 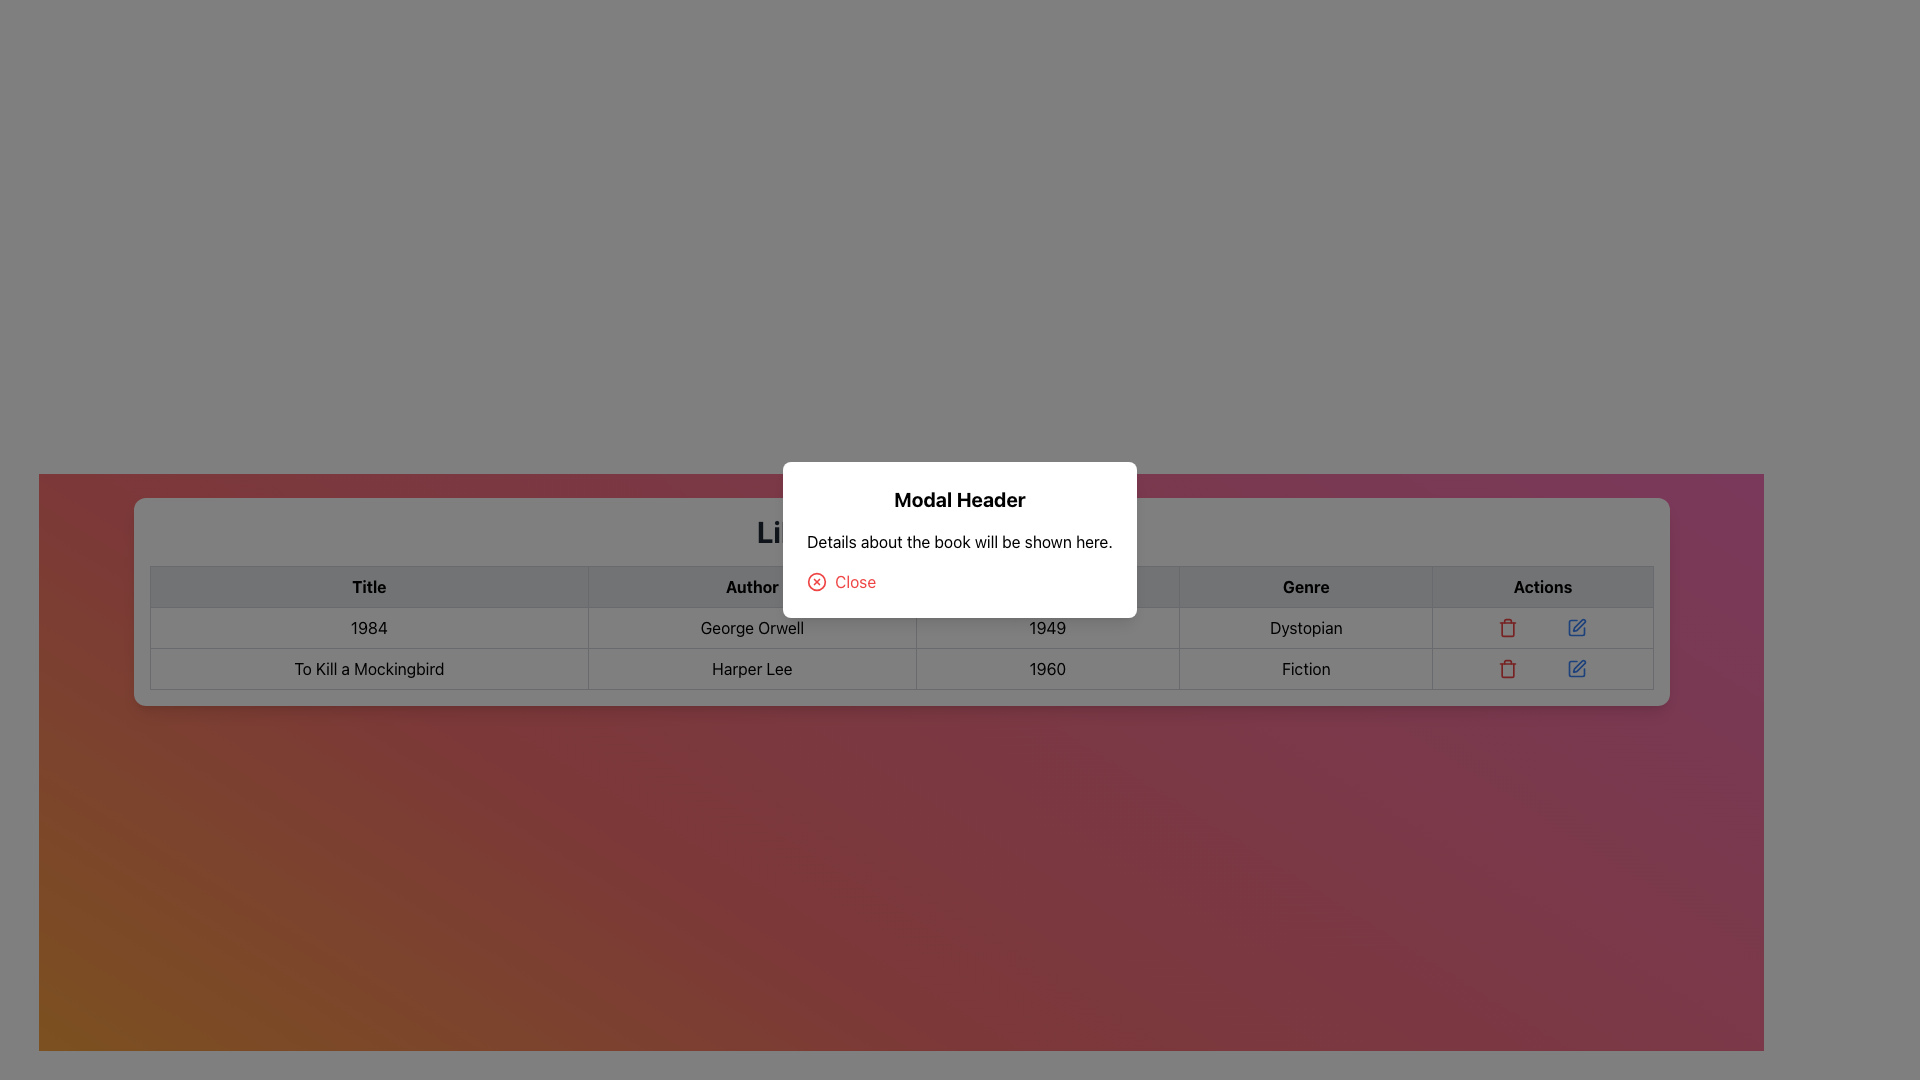 I want to click on the 'Genre' header text label, which is the fourth header in a row of similar headers including 'Title', 'Author', 'Published', and 'Actions', so click(x=1306, y=585).